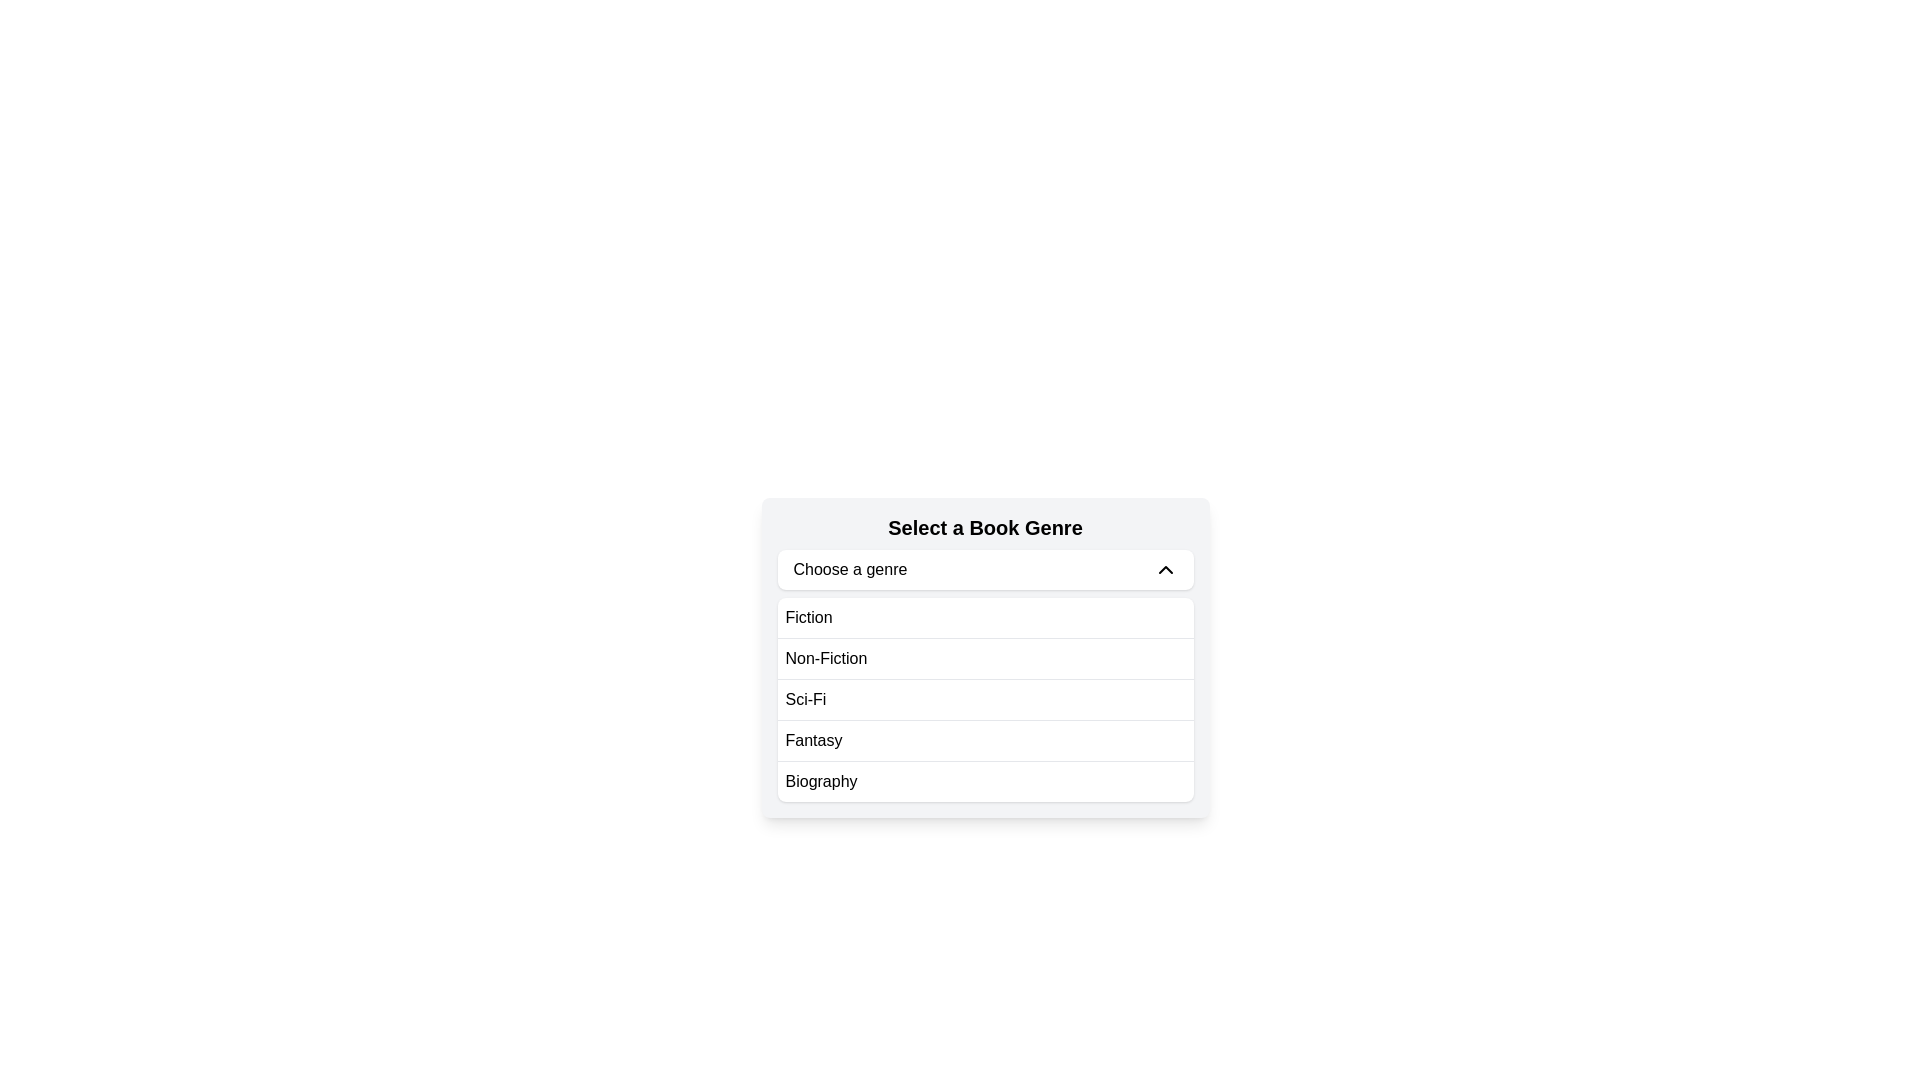  Describe the element at coordinates (985, 616) in the screenshot. I see `the first list item option labeled 'Fiction' in the dropdown list for selecting genres` at that location.